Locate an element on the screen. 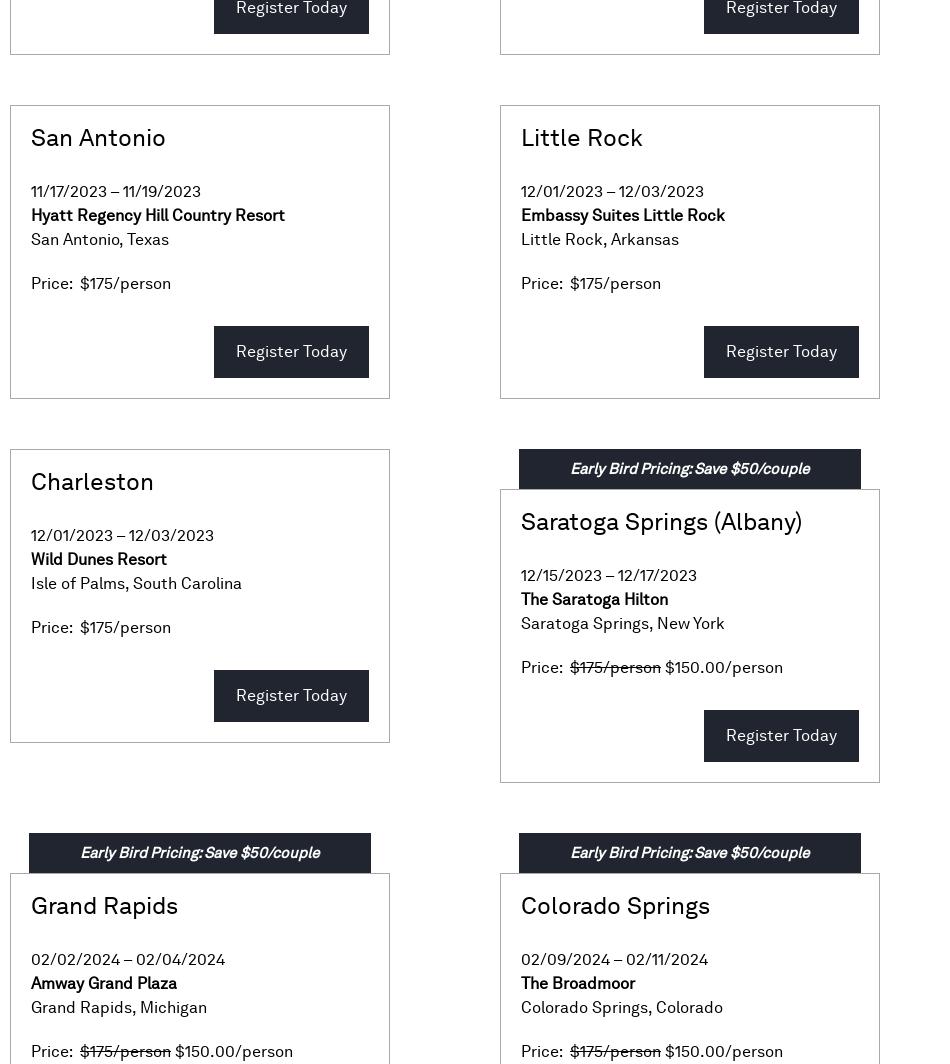 The height and width of the screenshot is (1064, 950). 'South Carolina' is located at coordinates (187, 583).